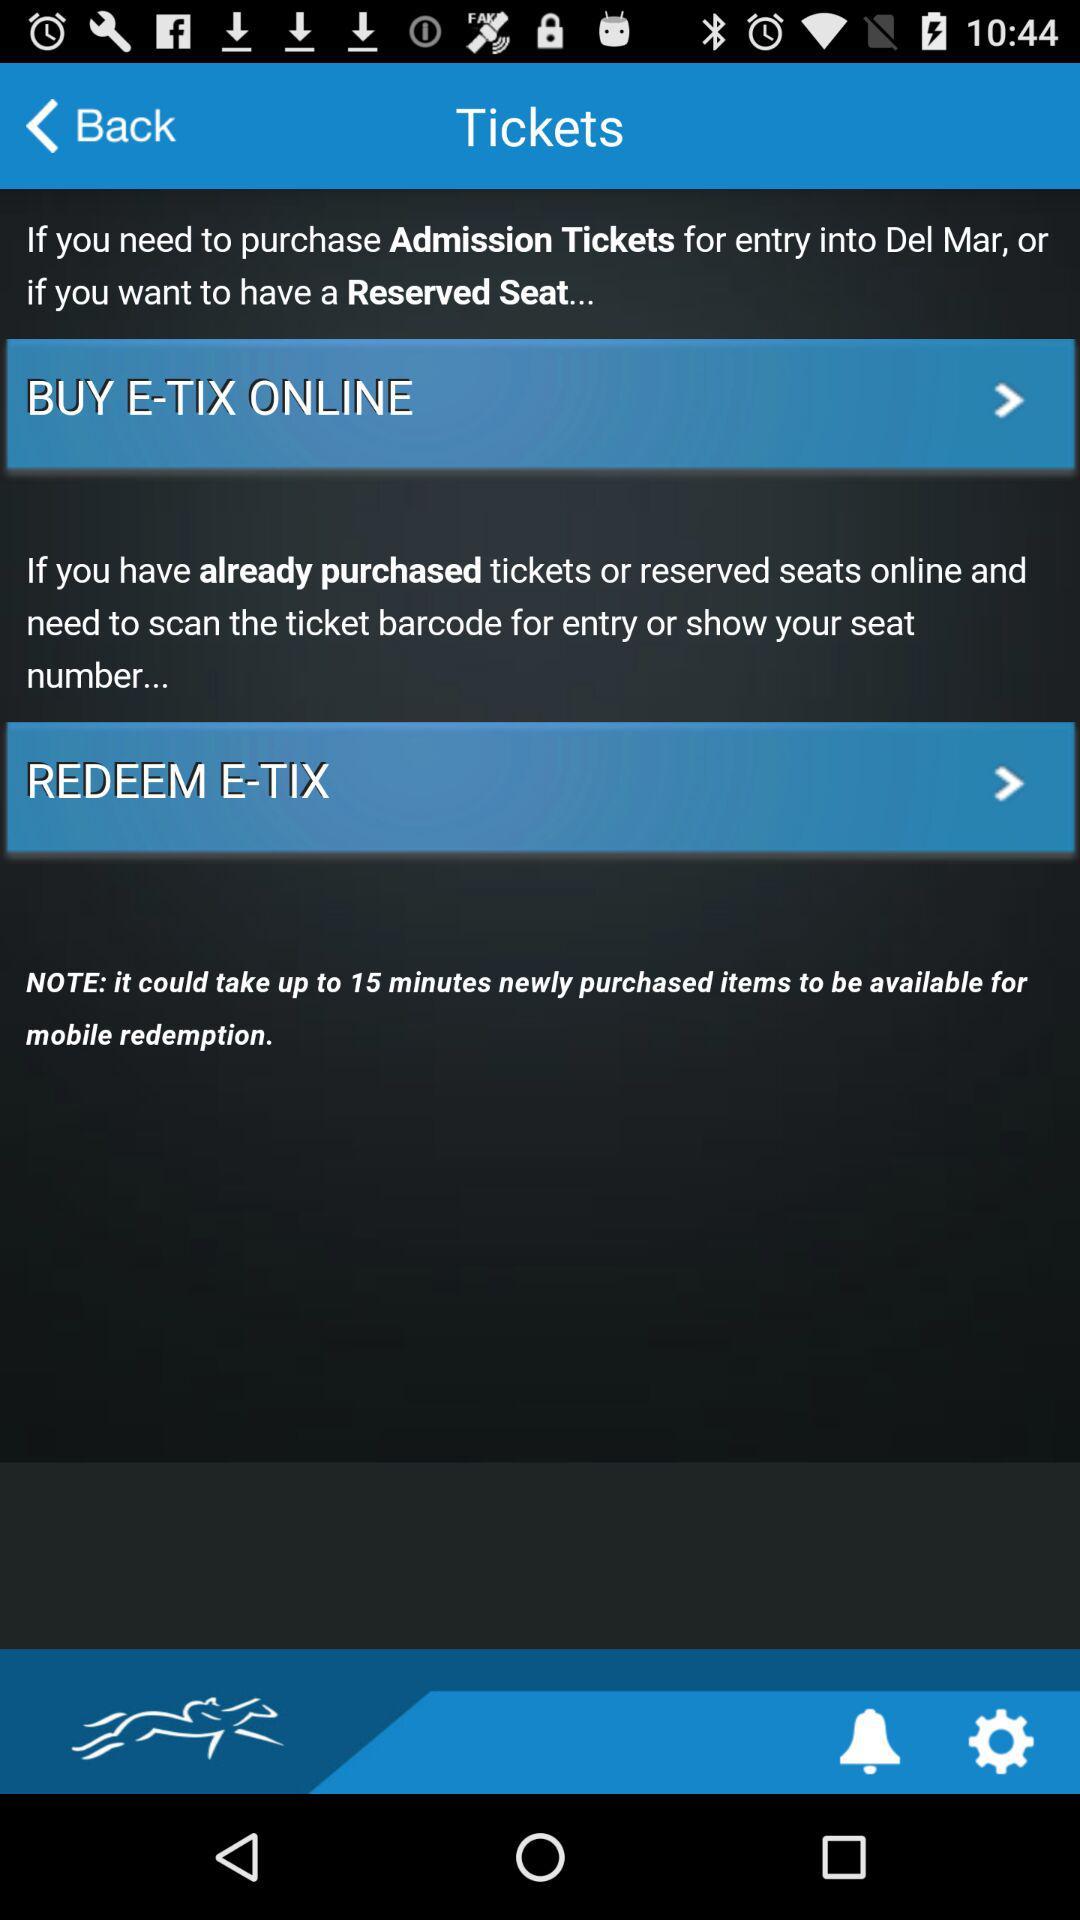 This screenshot has height=1920, width=1080. What do you see at coordinates (1001, 1740) in the screenshot?
I see `setting box` at bounding box center [1001, 1740].